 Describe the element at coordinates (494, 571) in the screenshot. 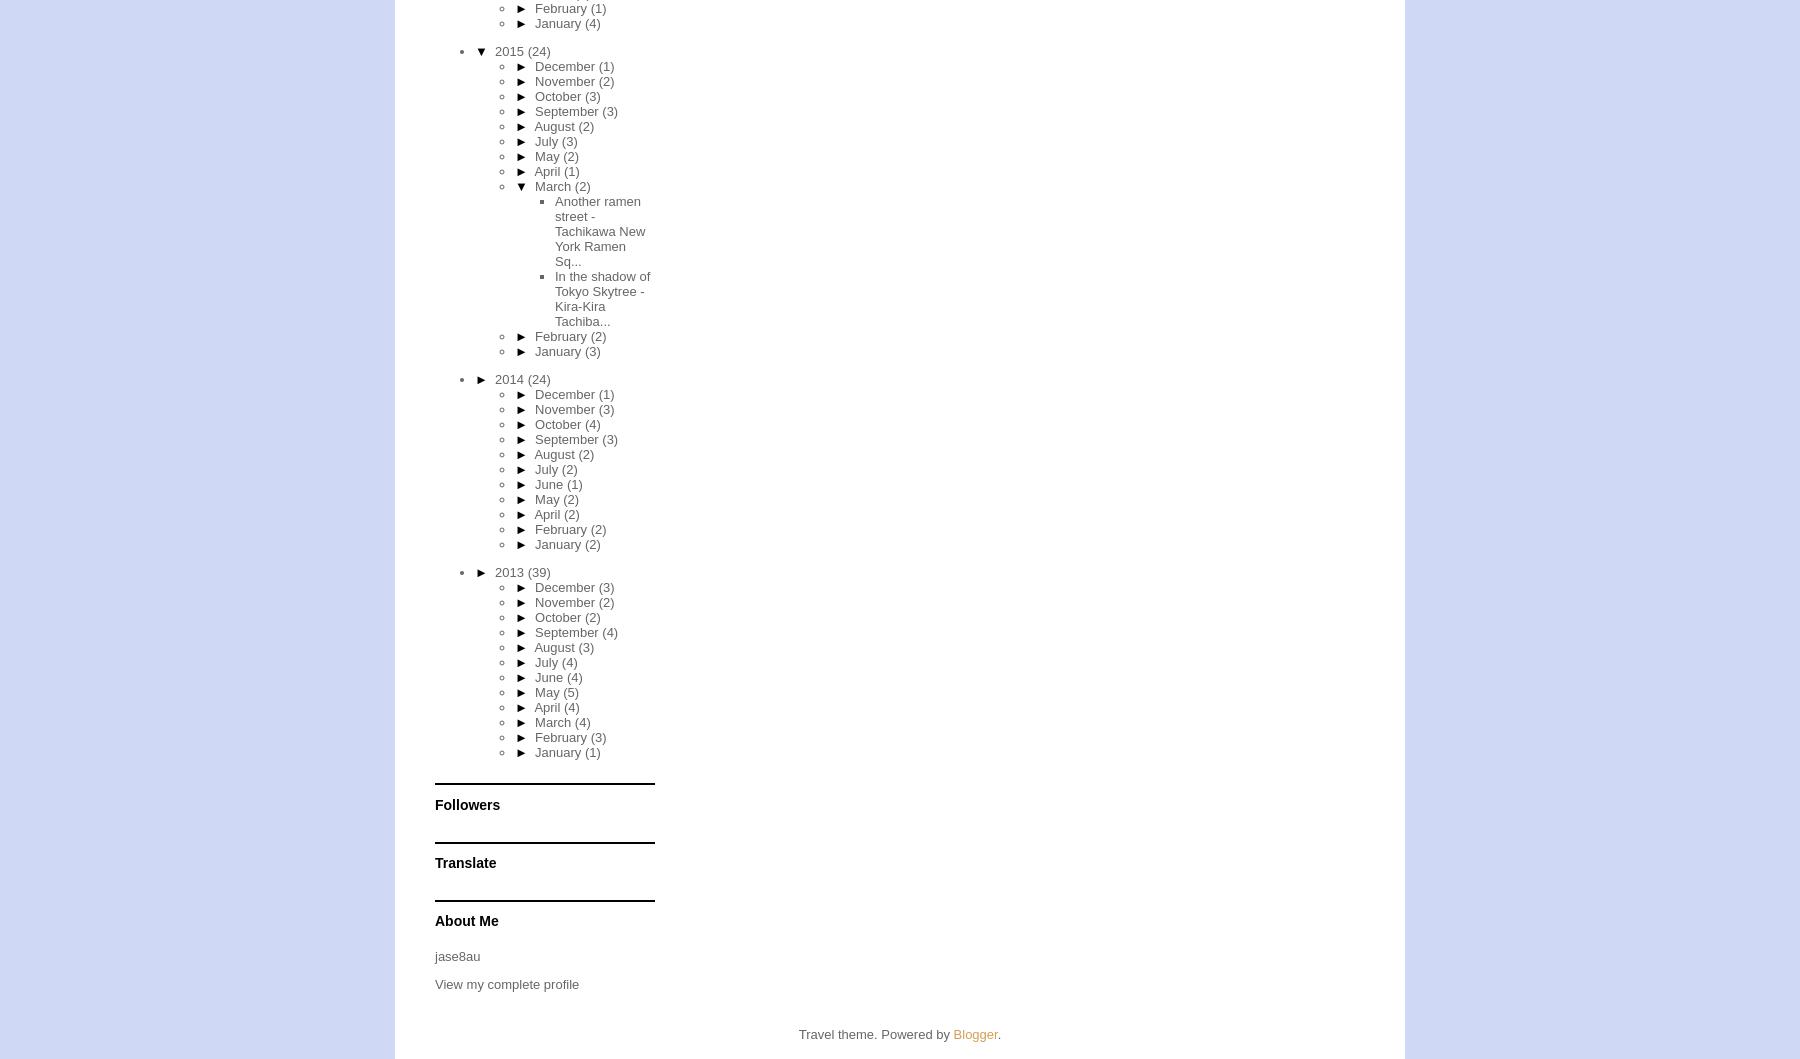

I see `'2013'` at that location.